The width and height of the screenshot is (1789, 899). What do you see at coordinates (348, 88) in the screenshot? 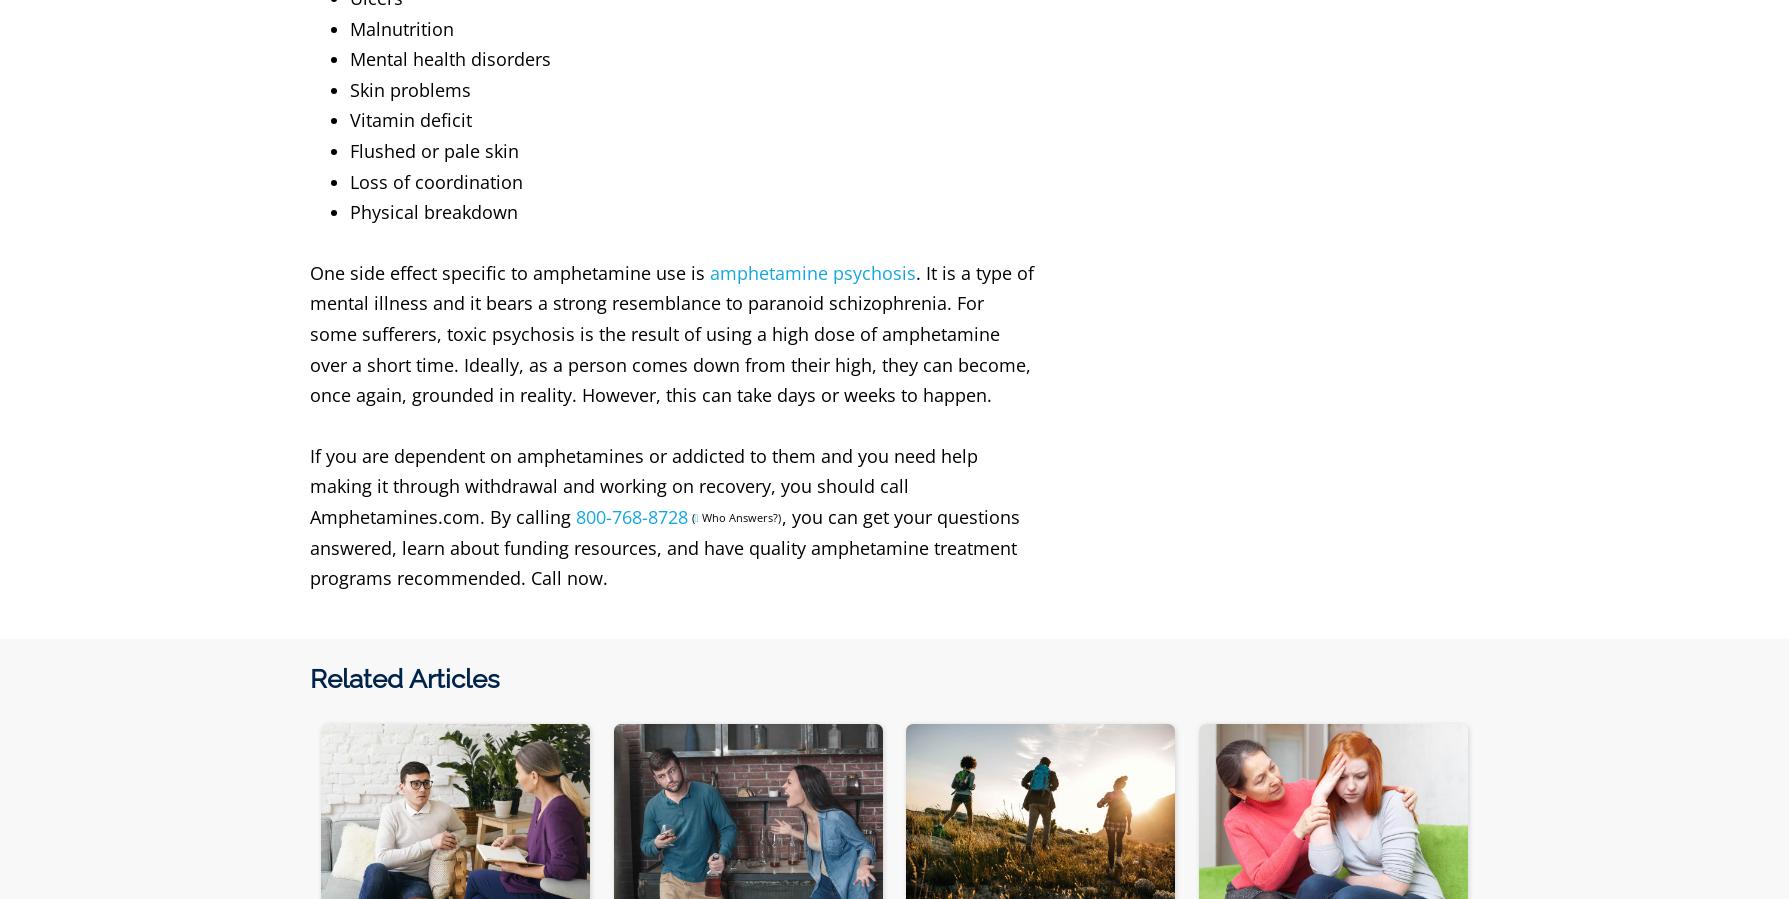
I see `'Skin problems'` at bounding box center [348, 88].